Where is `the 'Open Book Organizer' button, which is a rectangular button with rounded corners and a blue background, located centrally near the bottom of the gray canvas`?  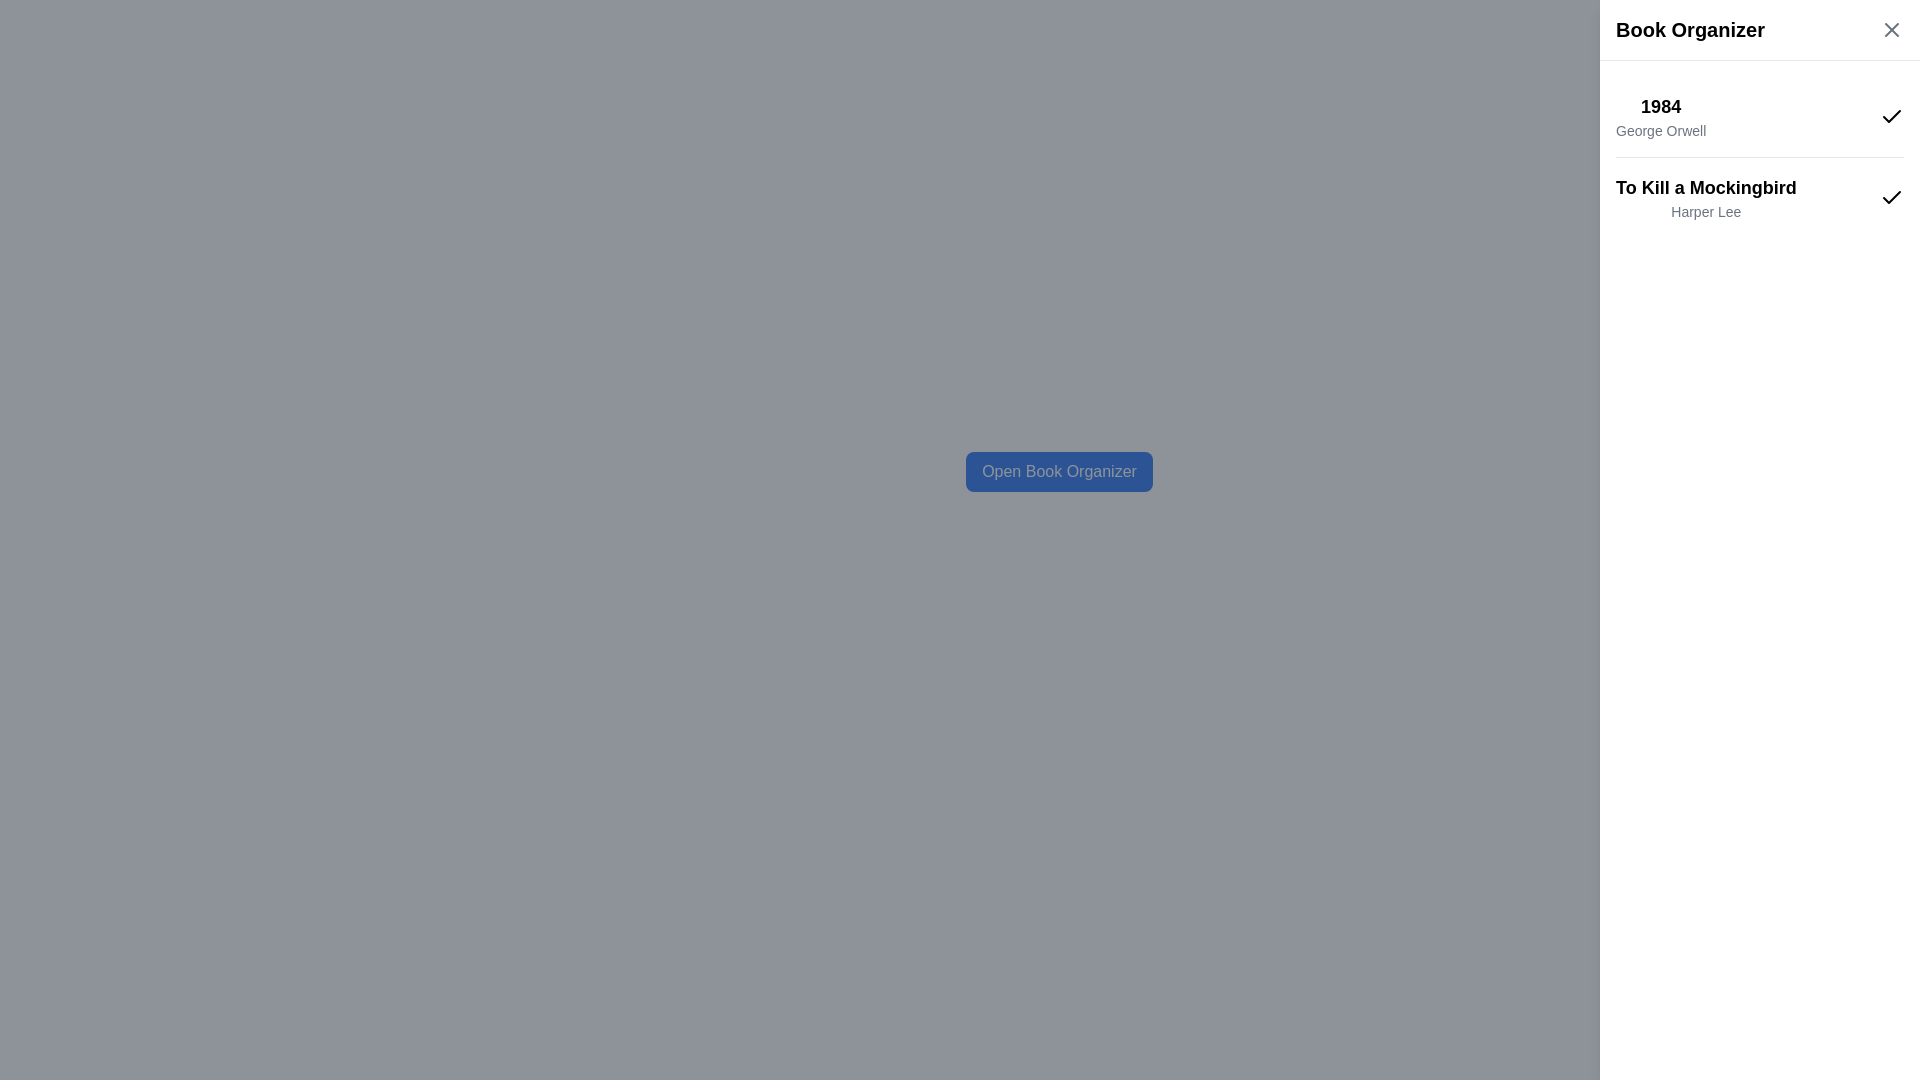 the 'Open Book Organizer' button, which is a rectangular button with rounded corners and a blue background, located centrally near the bottom of the gray canvas is located at coordinates (1058, 471).